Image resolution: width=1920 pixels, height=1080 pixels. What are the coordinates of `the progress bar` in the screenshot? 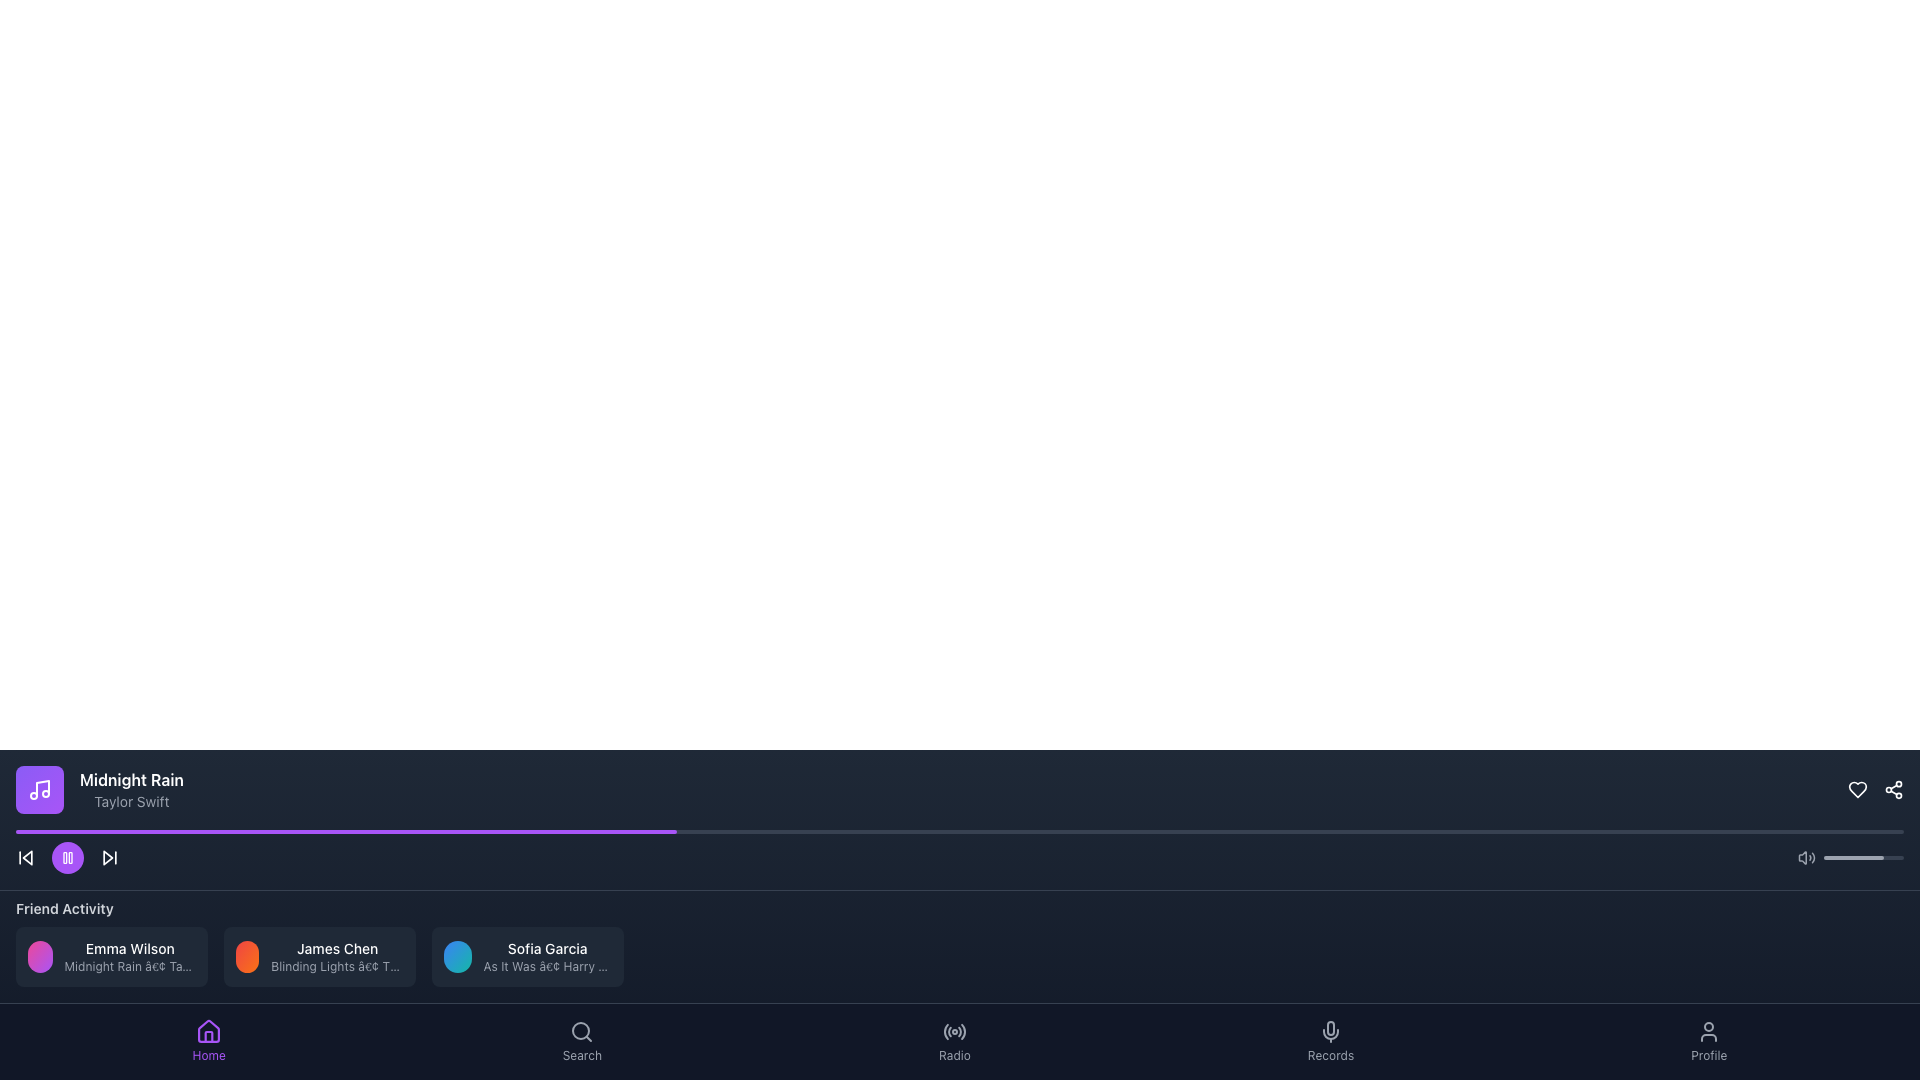 It's located at (504, 832).